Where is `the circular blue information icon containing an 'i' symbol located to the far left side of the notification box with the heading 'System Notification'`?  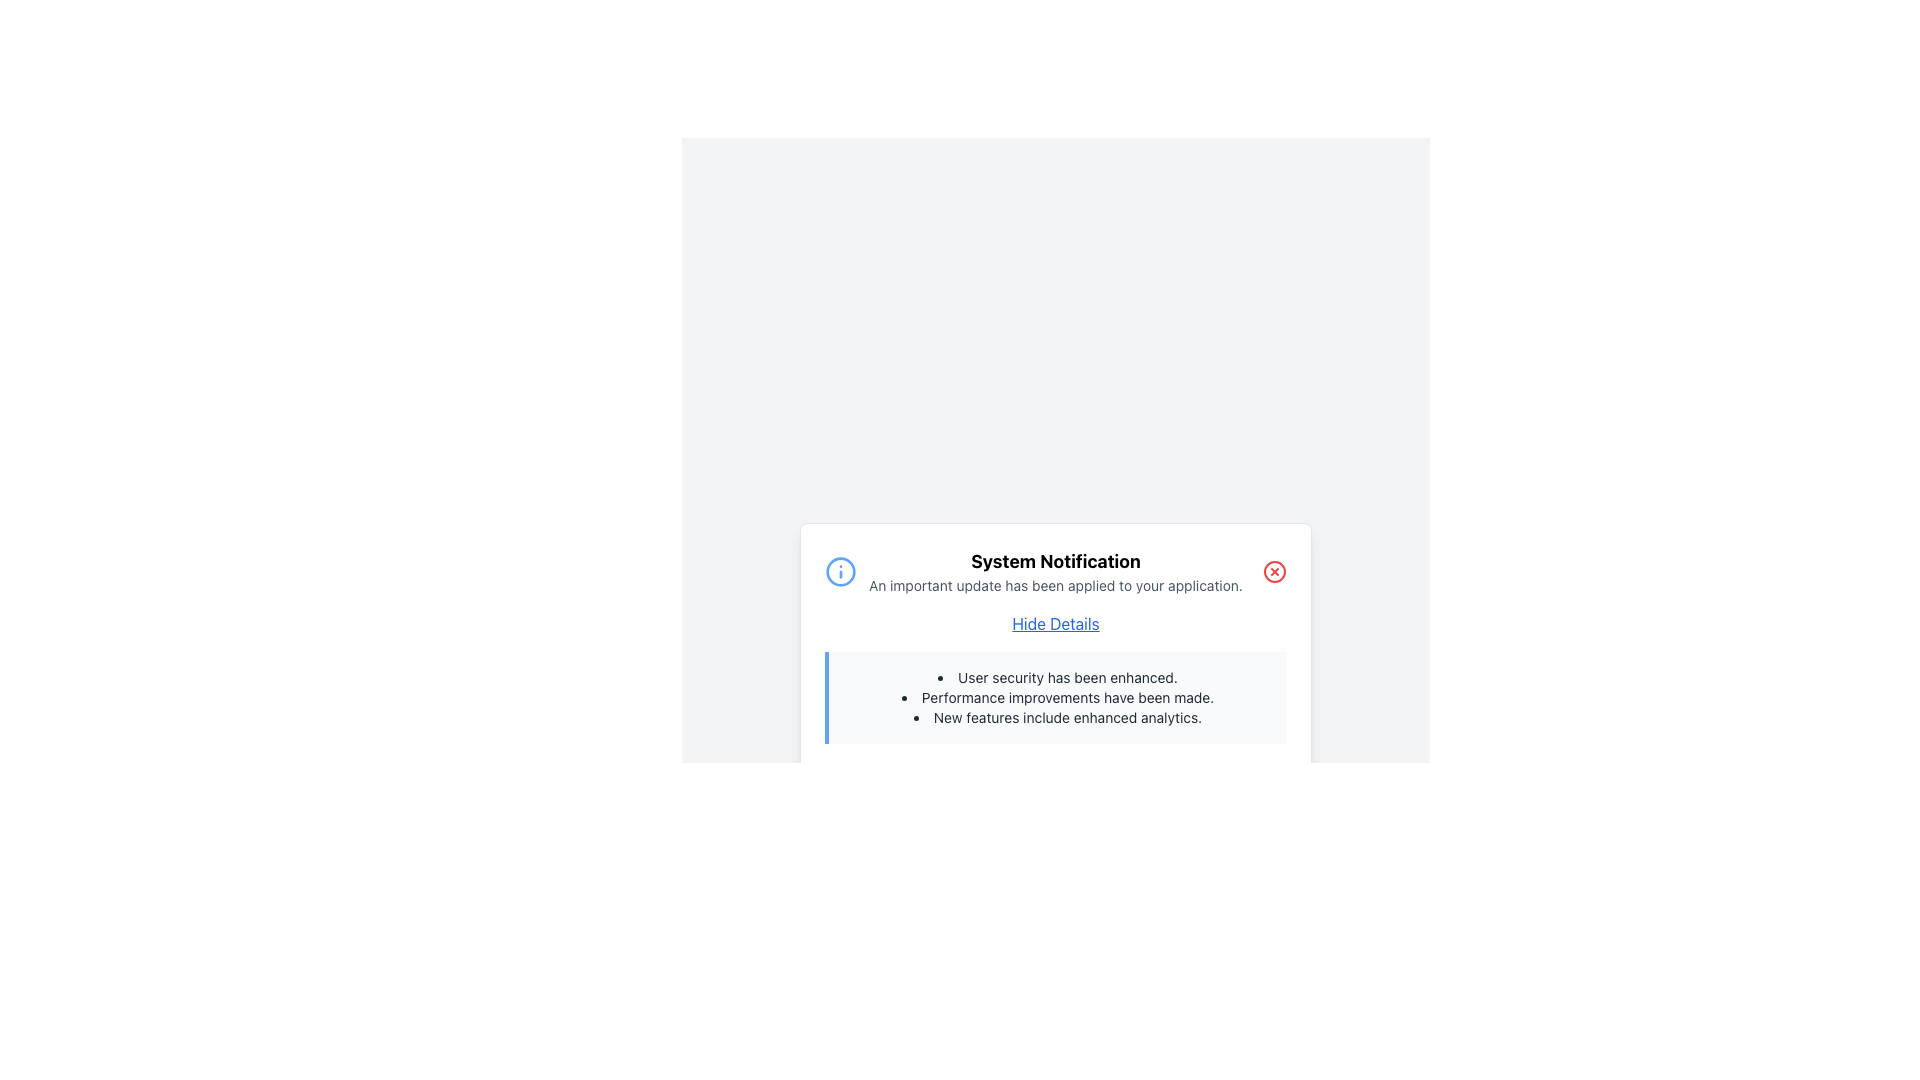
the circular blue information icon containing an 'i' symbol located to the far left side of the notification box with the heading 'System Notification' is located at coordinates (840, 571).